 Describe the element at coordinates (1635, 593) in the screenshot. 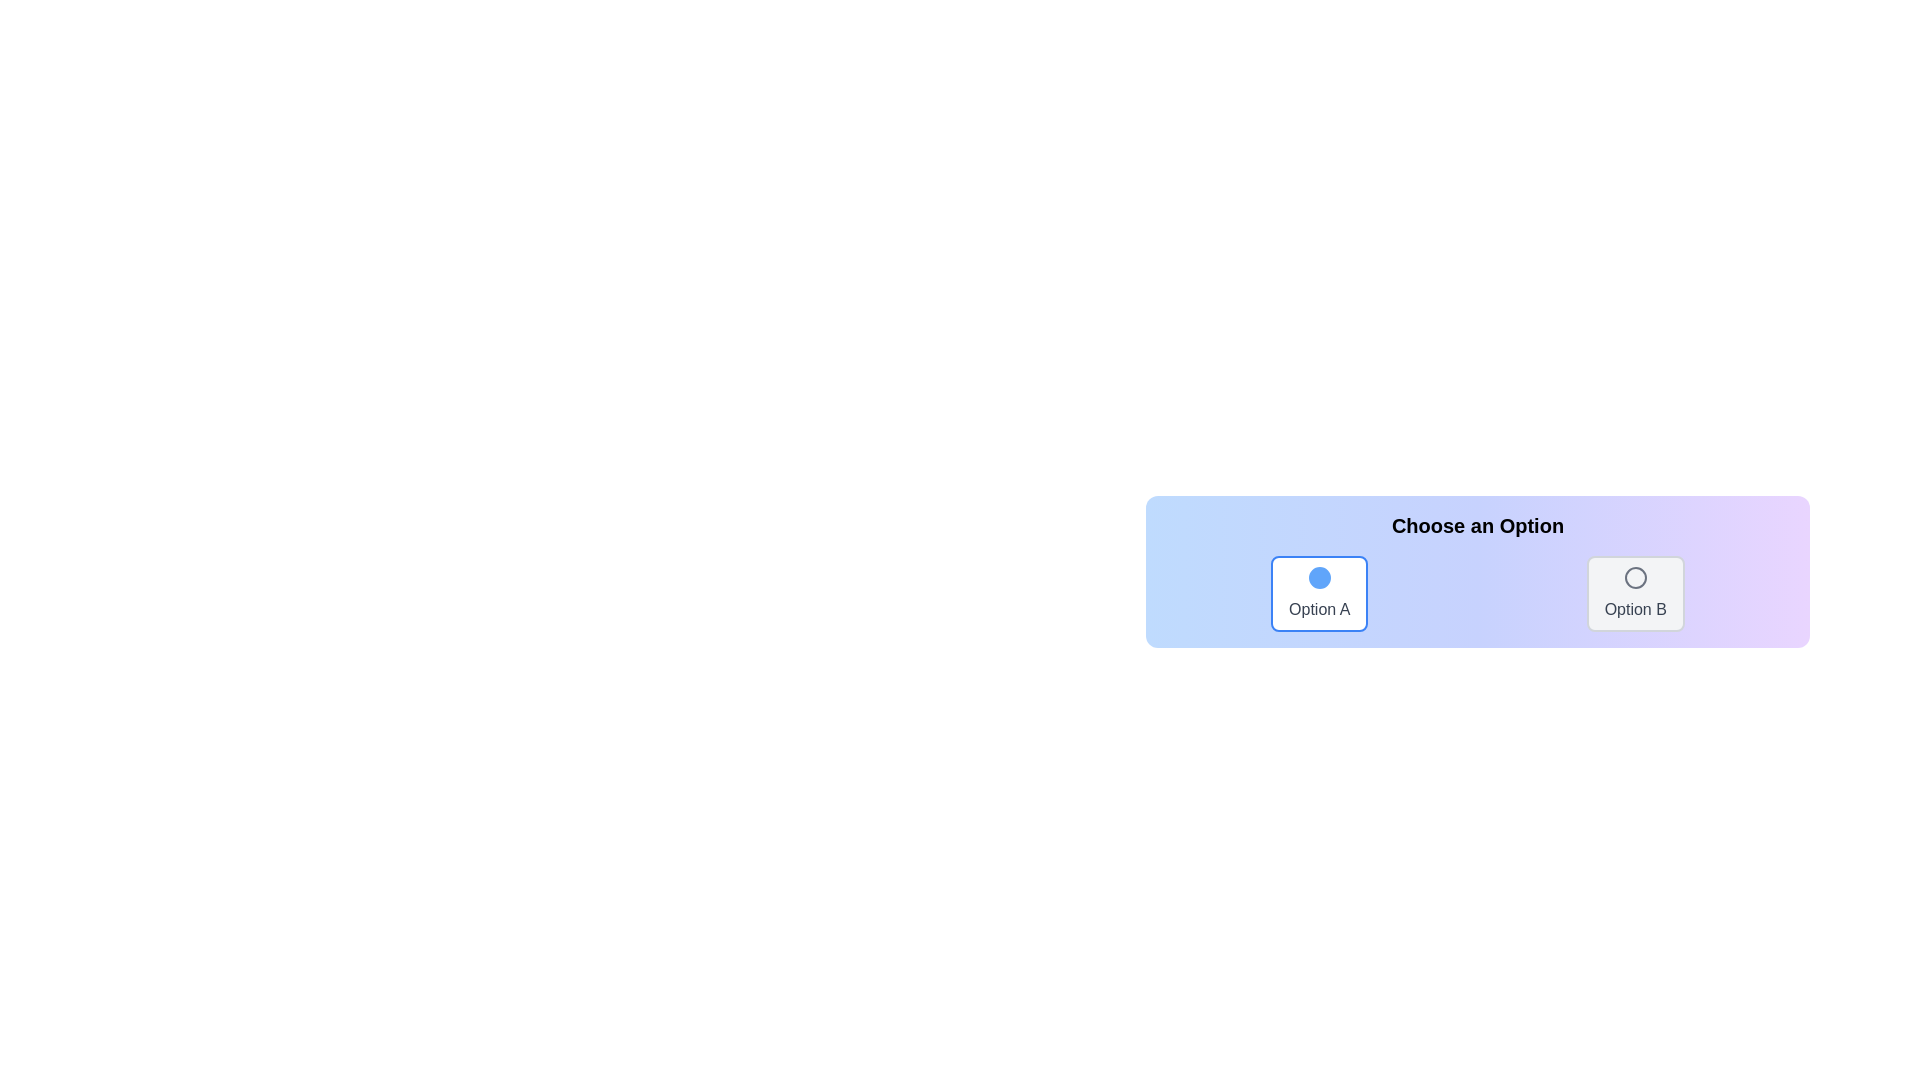

I see `the 'Option B' button` at that location.